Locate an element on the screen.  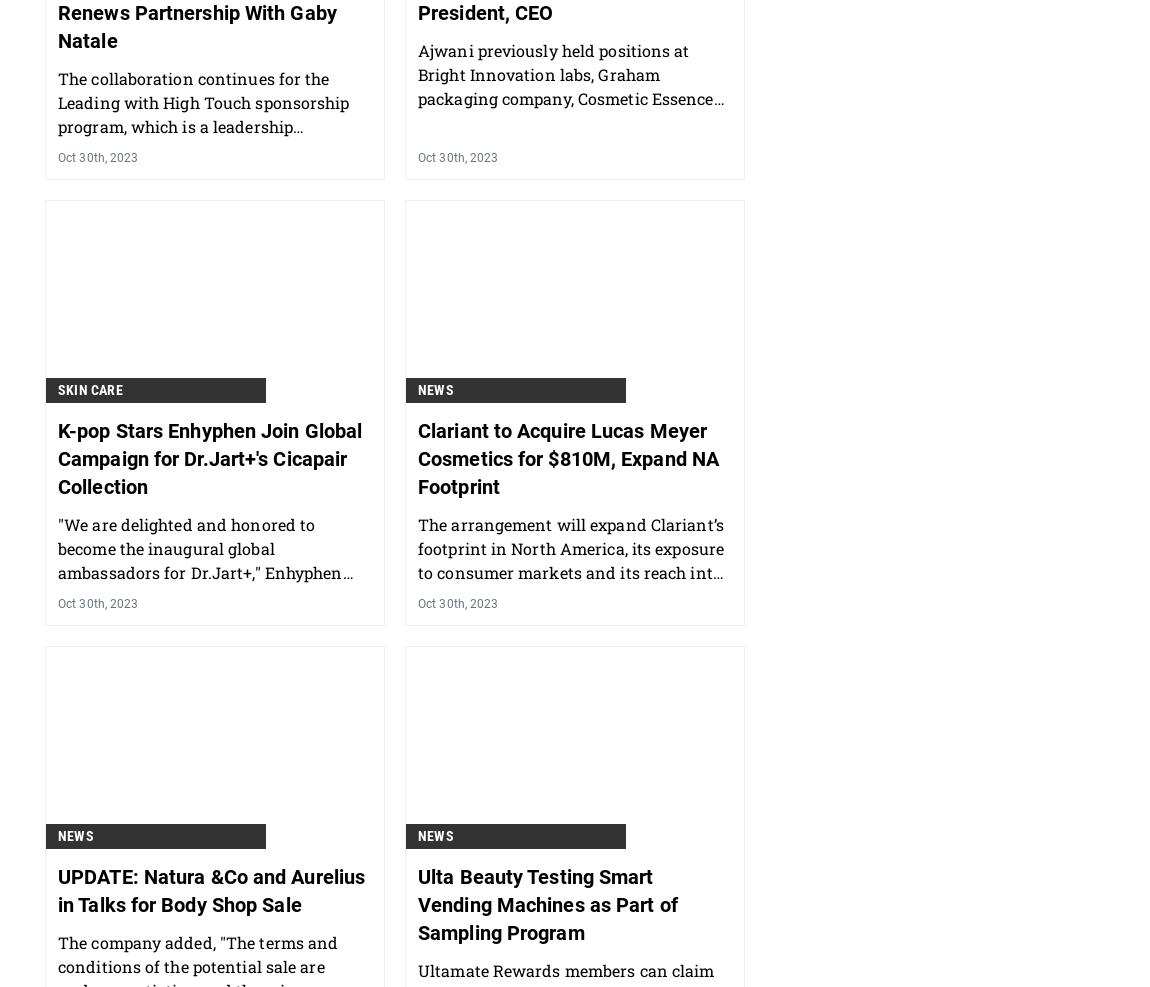
'The collaboration continues for the Leading with High Touch sponsorship program, which is a leadership development program designed to elevate, develop, retain, and attract senior-level Hispanic/Latinx talent.' is located at coordinates (56, 242).